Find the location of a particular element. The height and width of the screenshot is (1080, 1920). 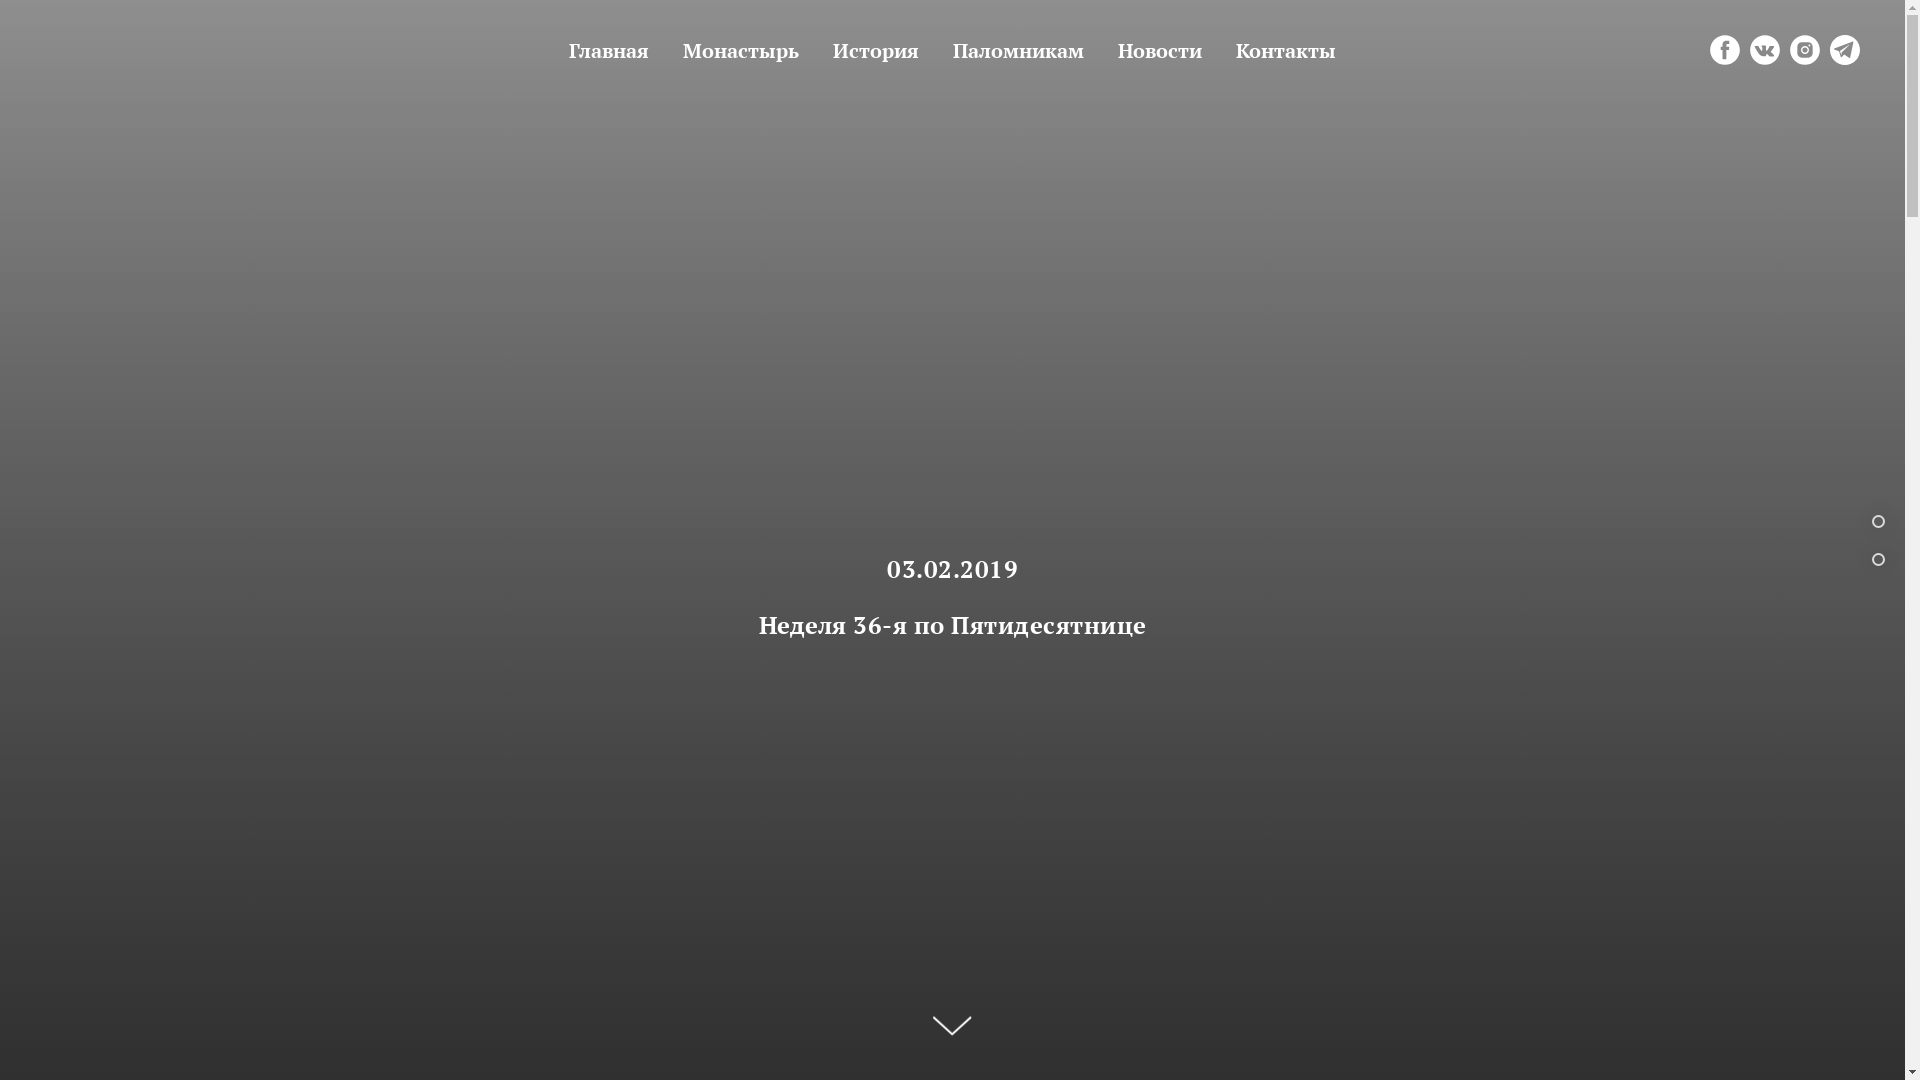

'Telegram' is located at coordinates (1843, 49).